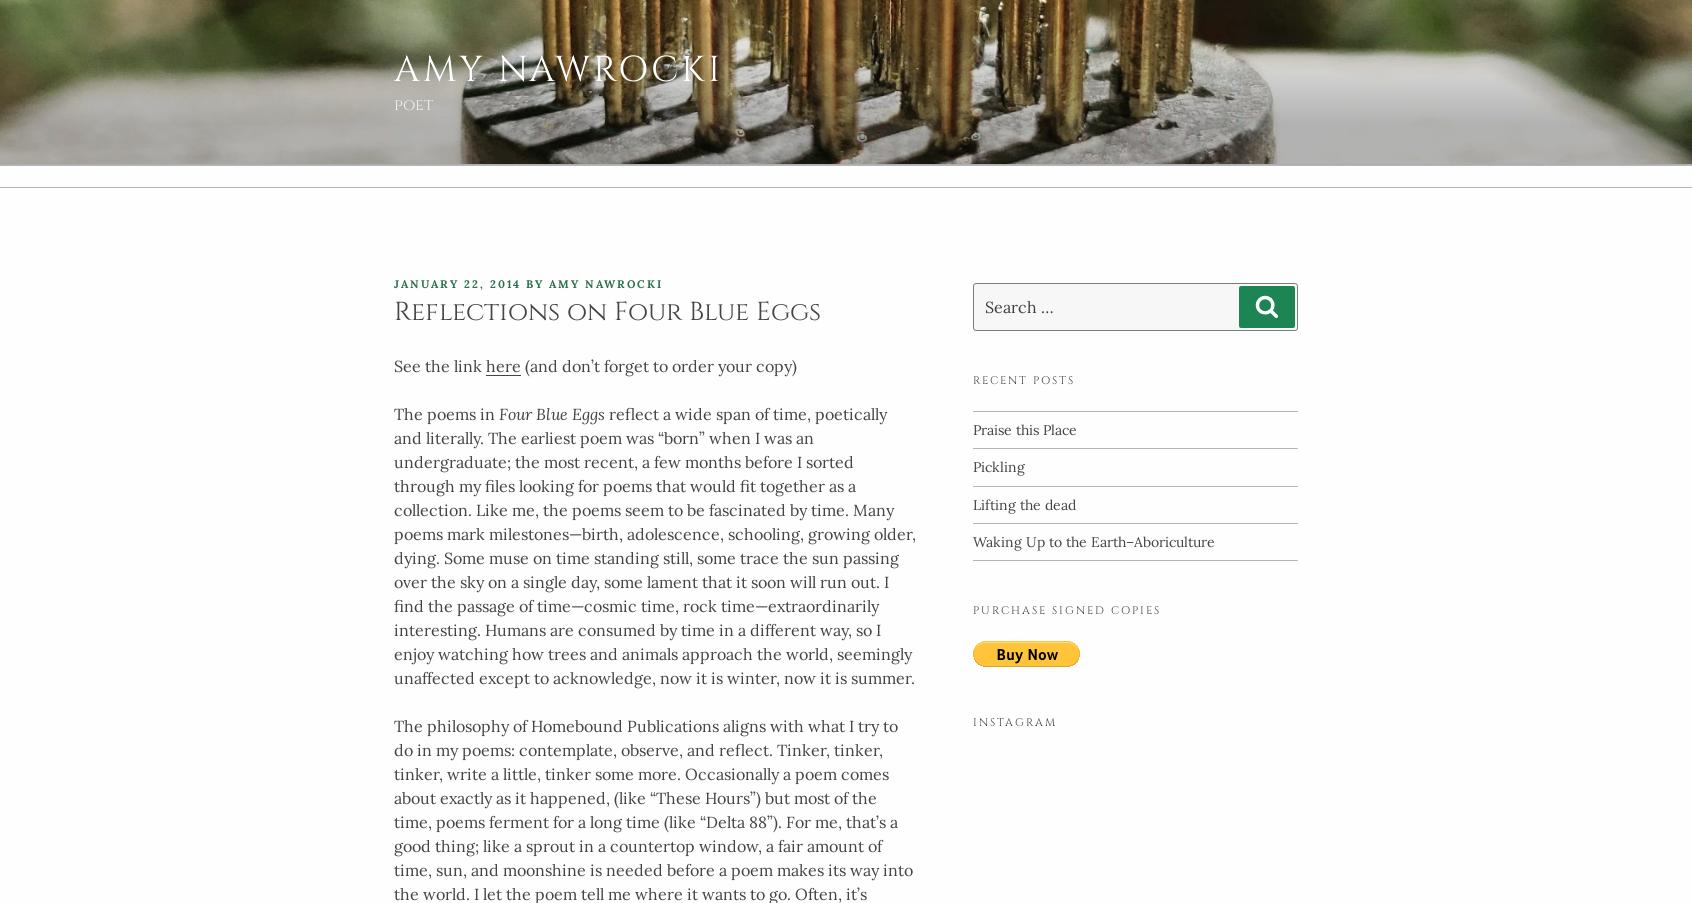  What do you see at coordinates (1093, 539) in the screenshot?
I see `'Waking Up to the Earth–Aboriculture'` at bounding box center [1093, 539].